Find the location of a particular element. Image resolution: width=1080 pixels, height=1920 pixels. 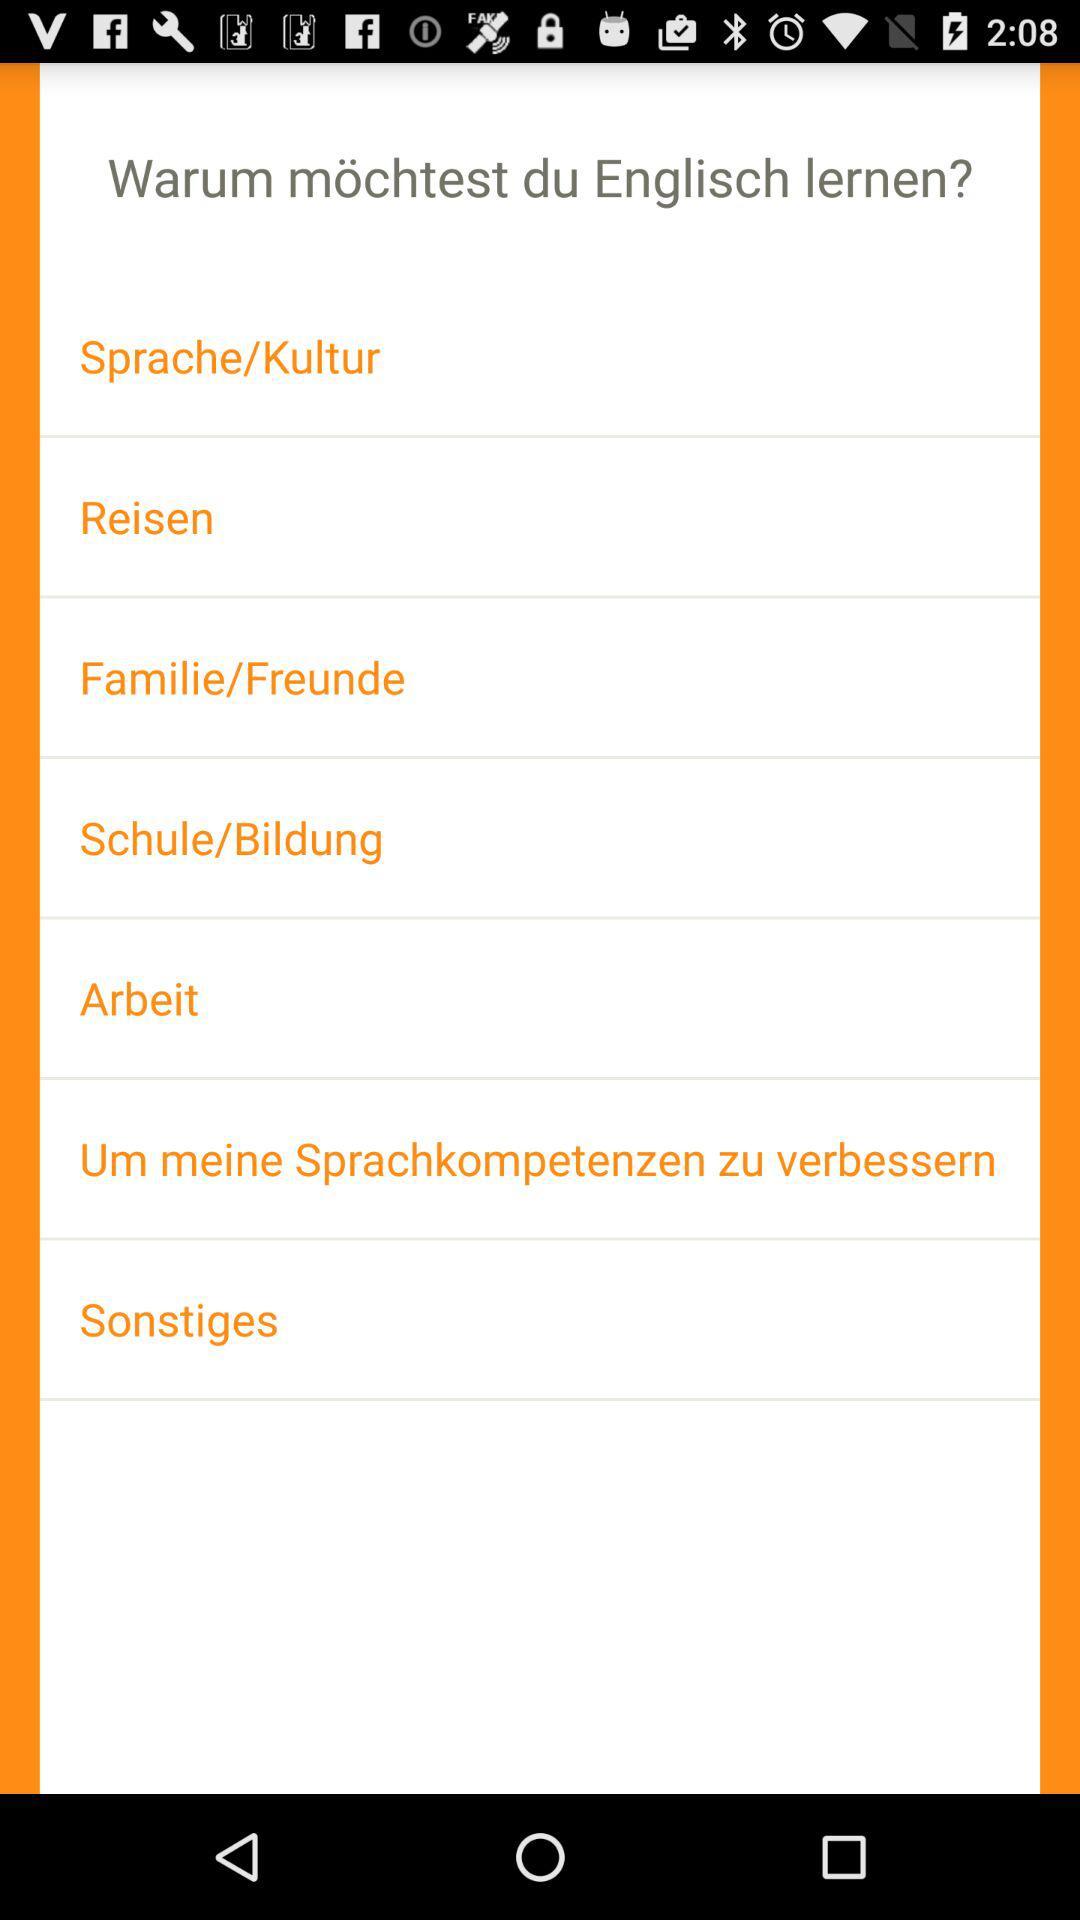

item above the sonstiges icon is located at coordinates (540, 1158).